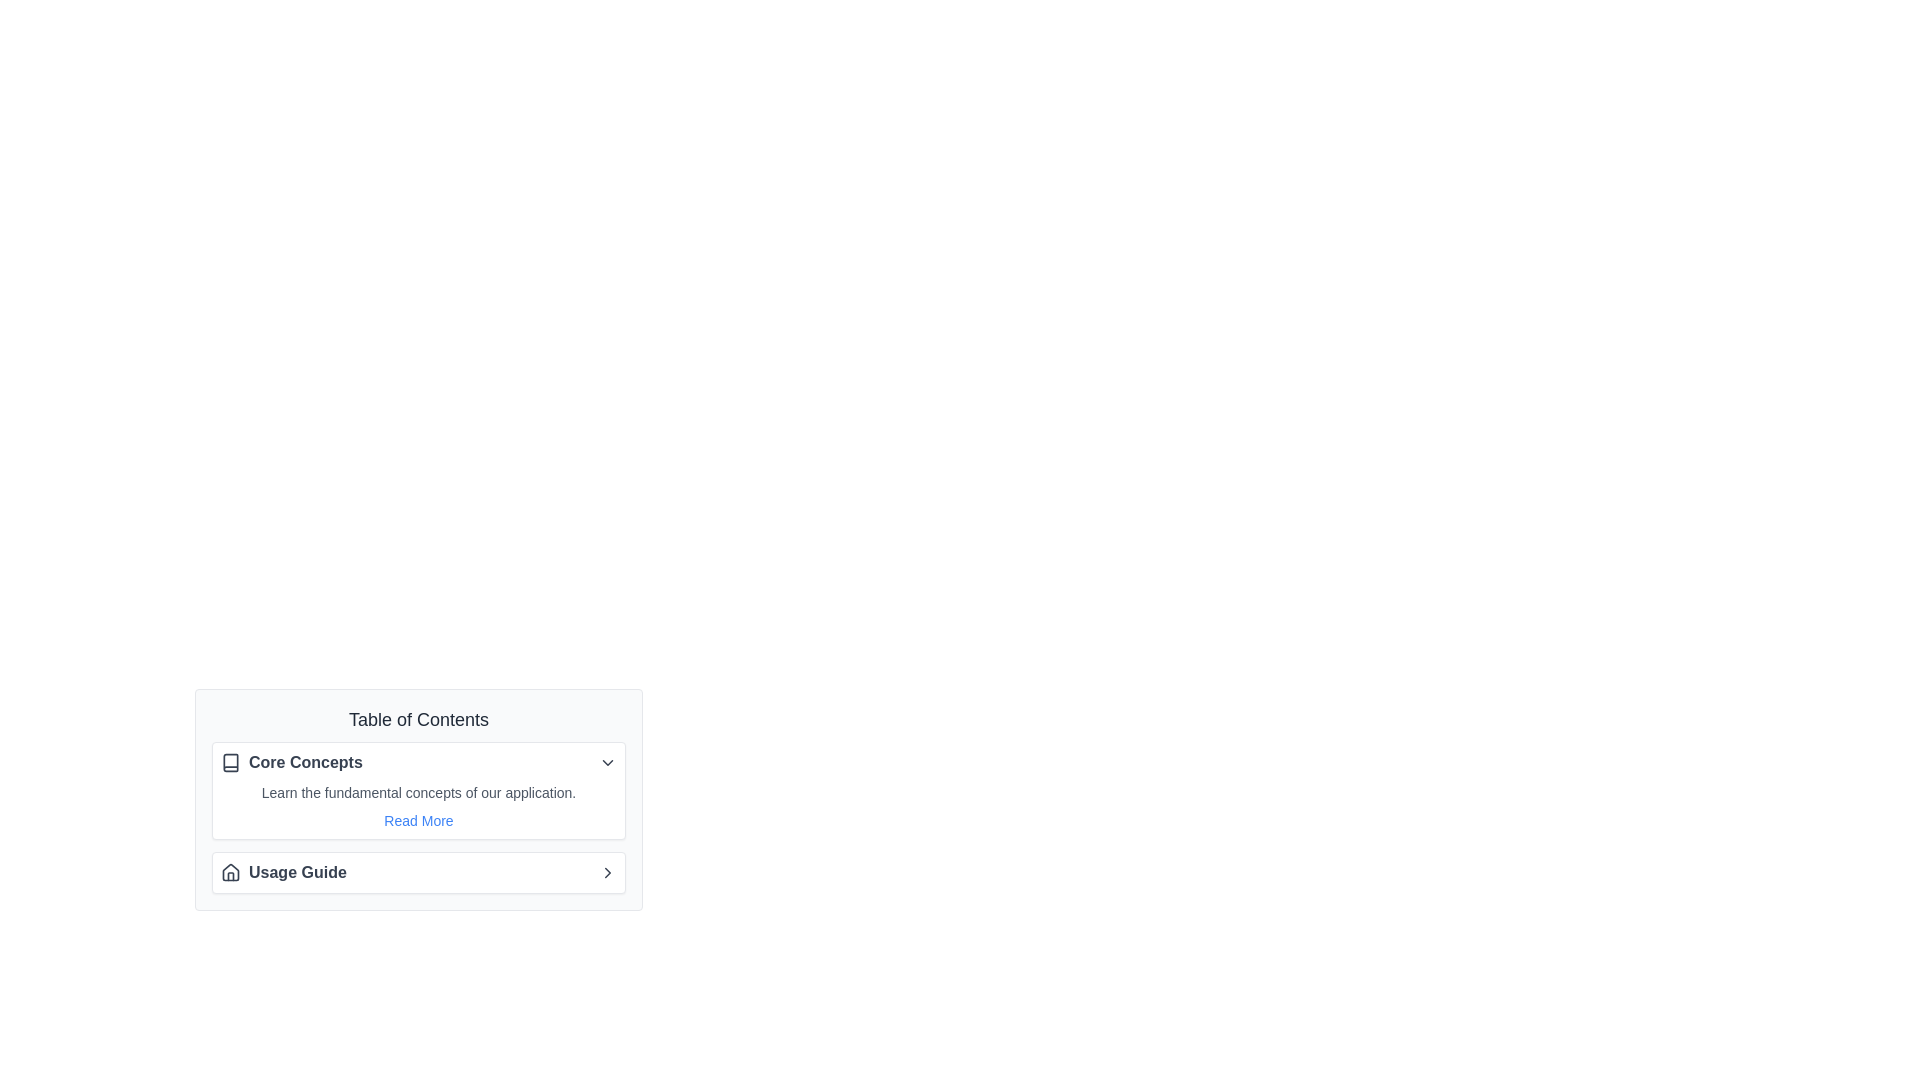 The height and width of the screenshot is (1080, 1920). Describe the element at coordinates (296, 871) in the screenshot. I see `the 'Usage Guide' text label, which is part of the navigational links below the 'Core Concepts' section in the 'Table of Contents' card` at that location.